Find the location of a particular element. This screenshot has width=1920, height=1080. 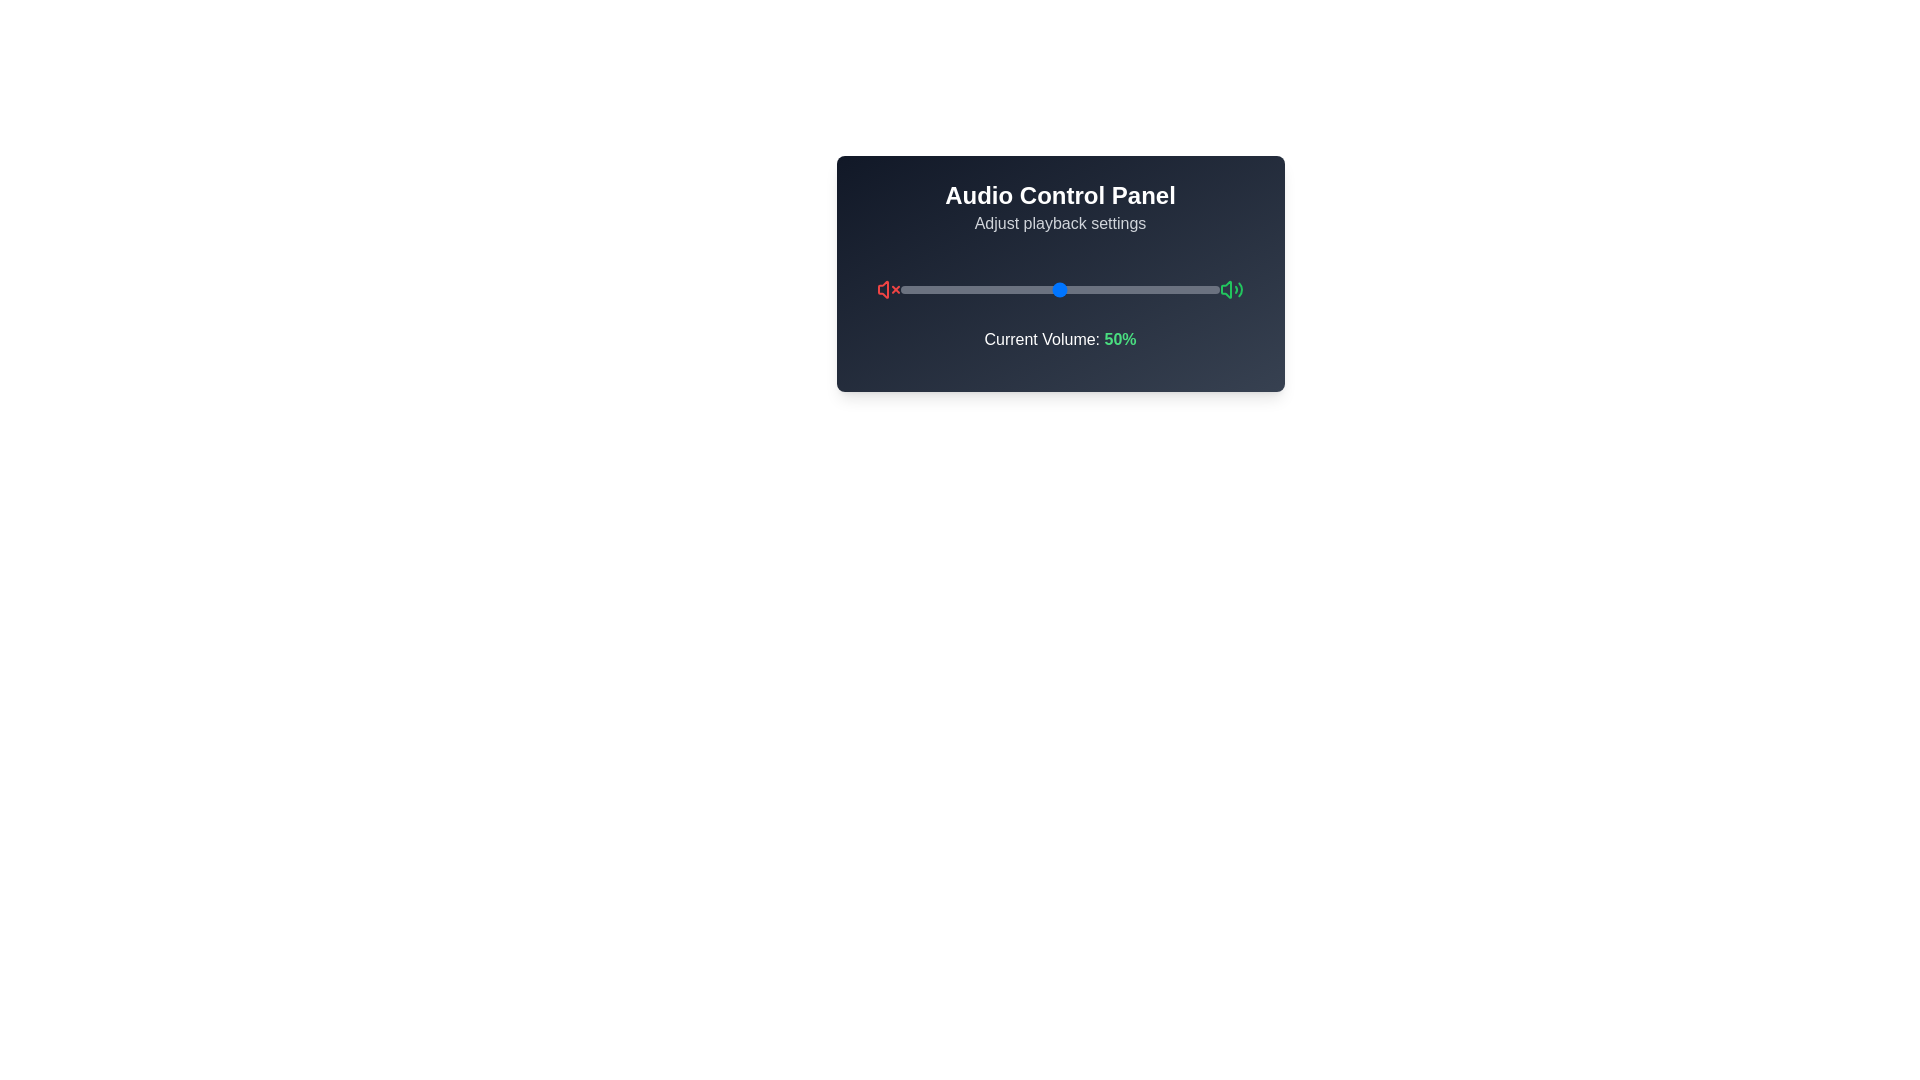

the volume slider to set the volume to 55% is located at coordinates (1075, 289).